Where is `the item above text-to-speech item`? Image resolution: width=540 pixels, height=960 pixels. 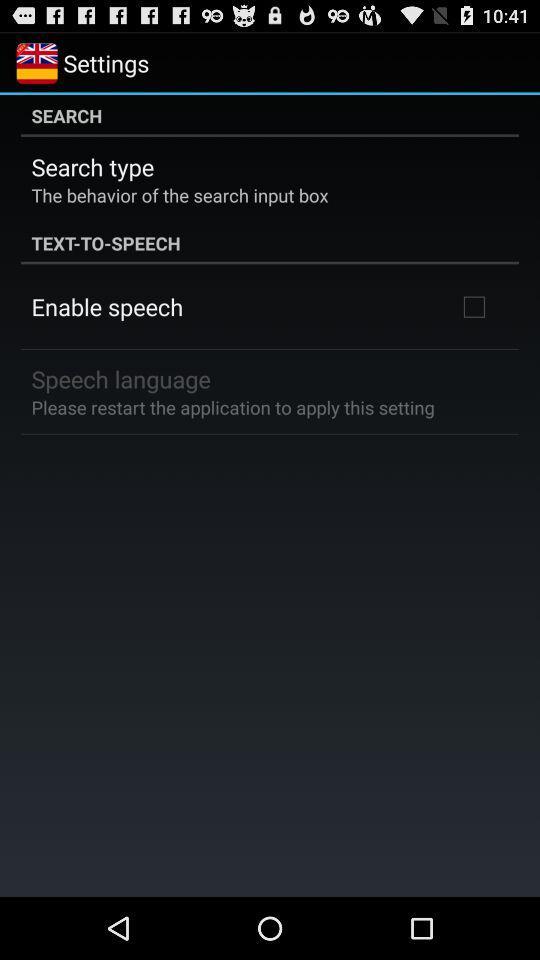
the item above text-to-speech item is located at coordinates (179, 194).